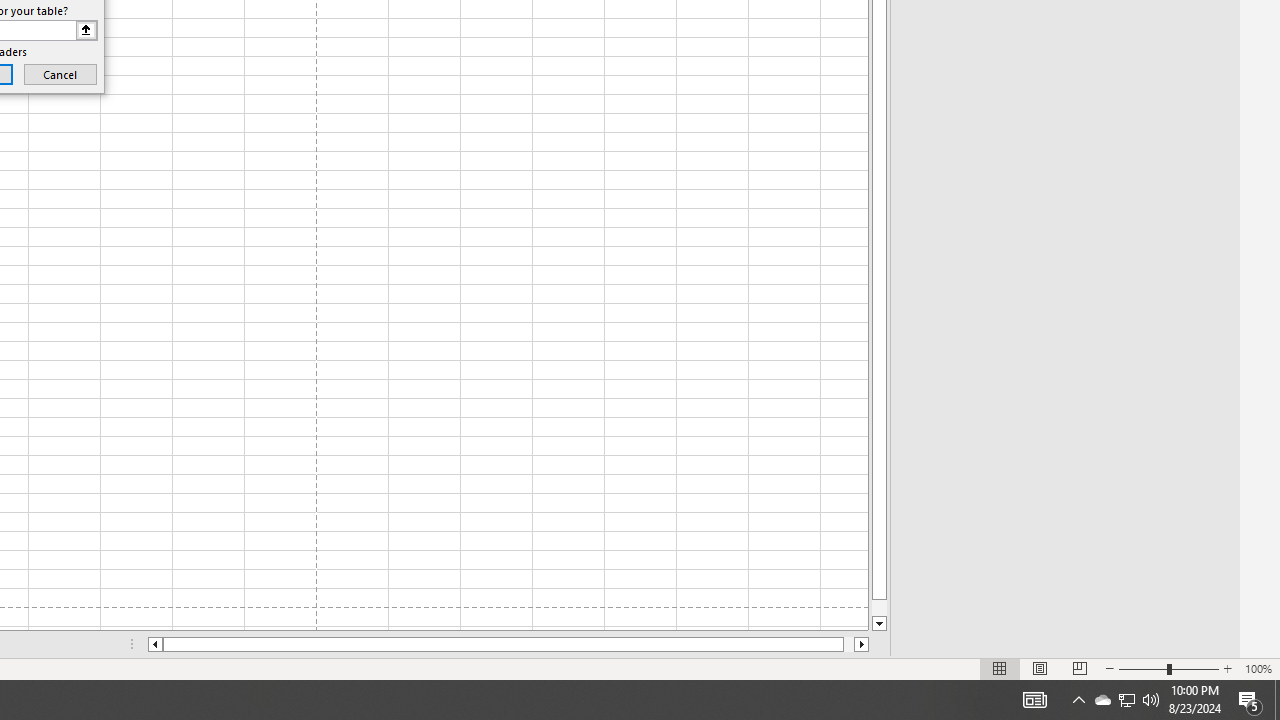  I want to click on 'Page Layout', so click(1040, 669).